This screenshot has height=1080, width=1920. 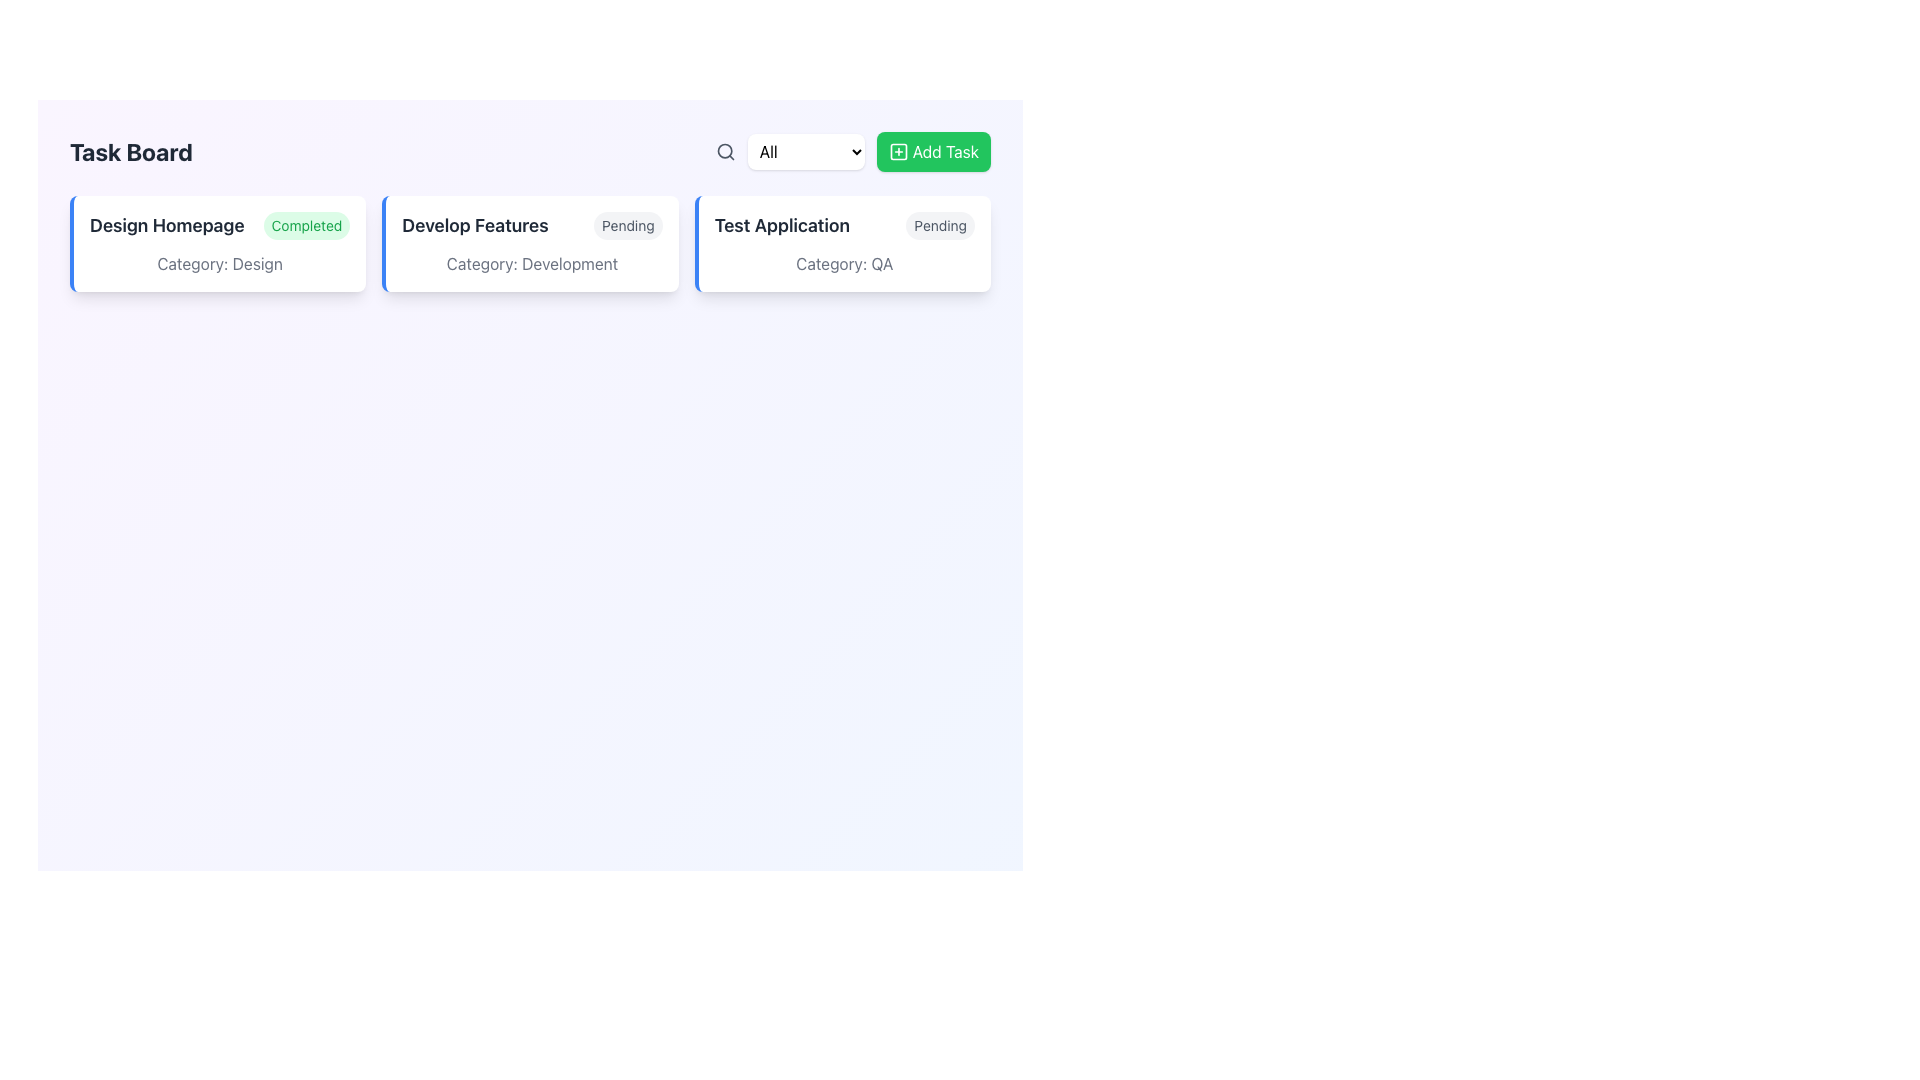 I want to click on the 'Test Application' task card, which is located in the third column of the task board and displays its status as 'Pending' and category as 'QA', so click(x=842, y=242).